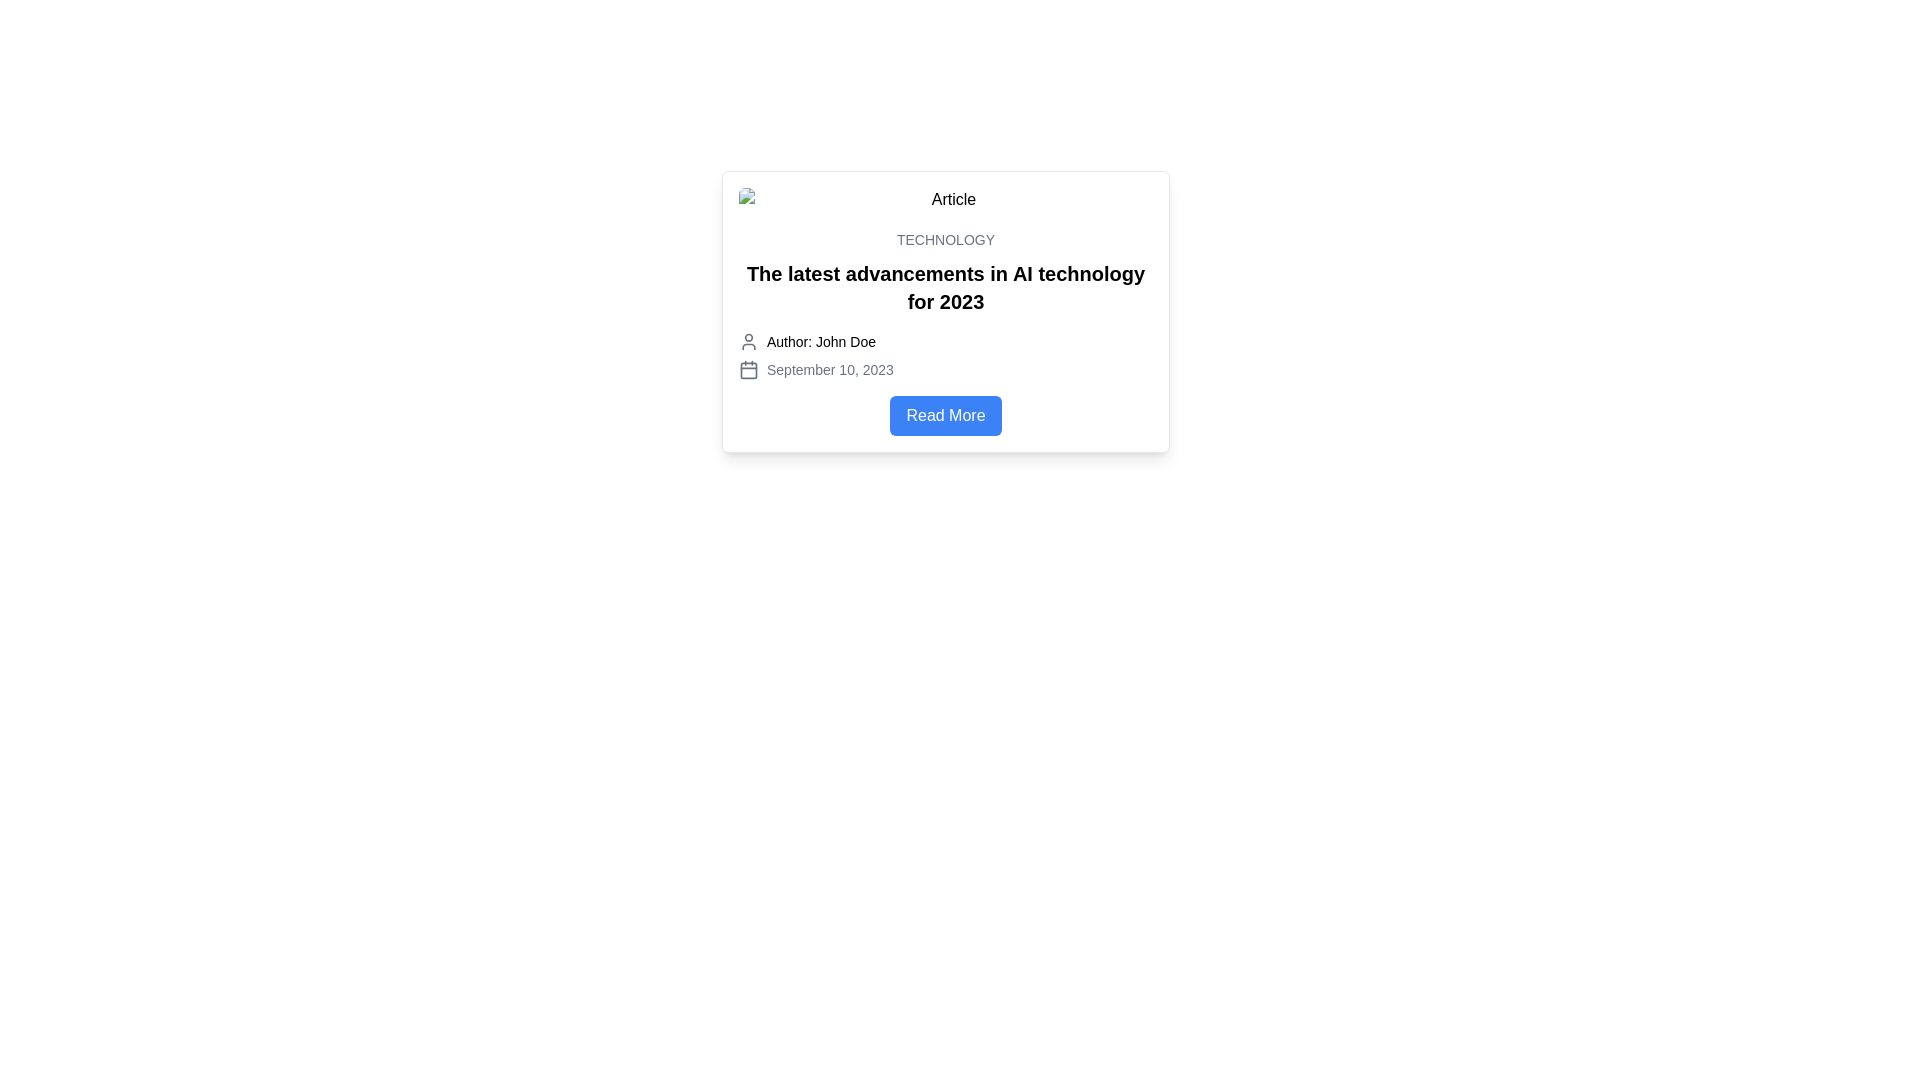 The height and width of the screenshot is (1080, 1920). What do you see at coordinates (944, 415) in the screenshot?
I see `the 'Read More' button, which is a blue rectangular button with white text, located at the bottom of the article preview card` at bounding box center [944, 415].